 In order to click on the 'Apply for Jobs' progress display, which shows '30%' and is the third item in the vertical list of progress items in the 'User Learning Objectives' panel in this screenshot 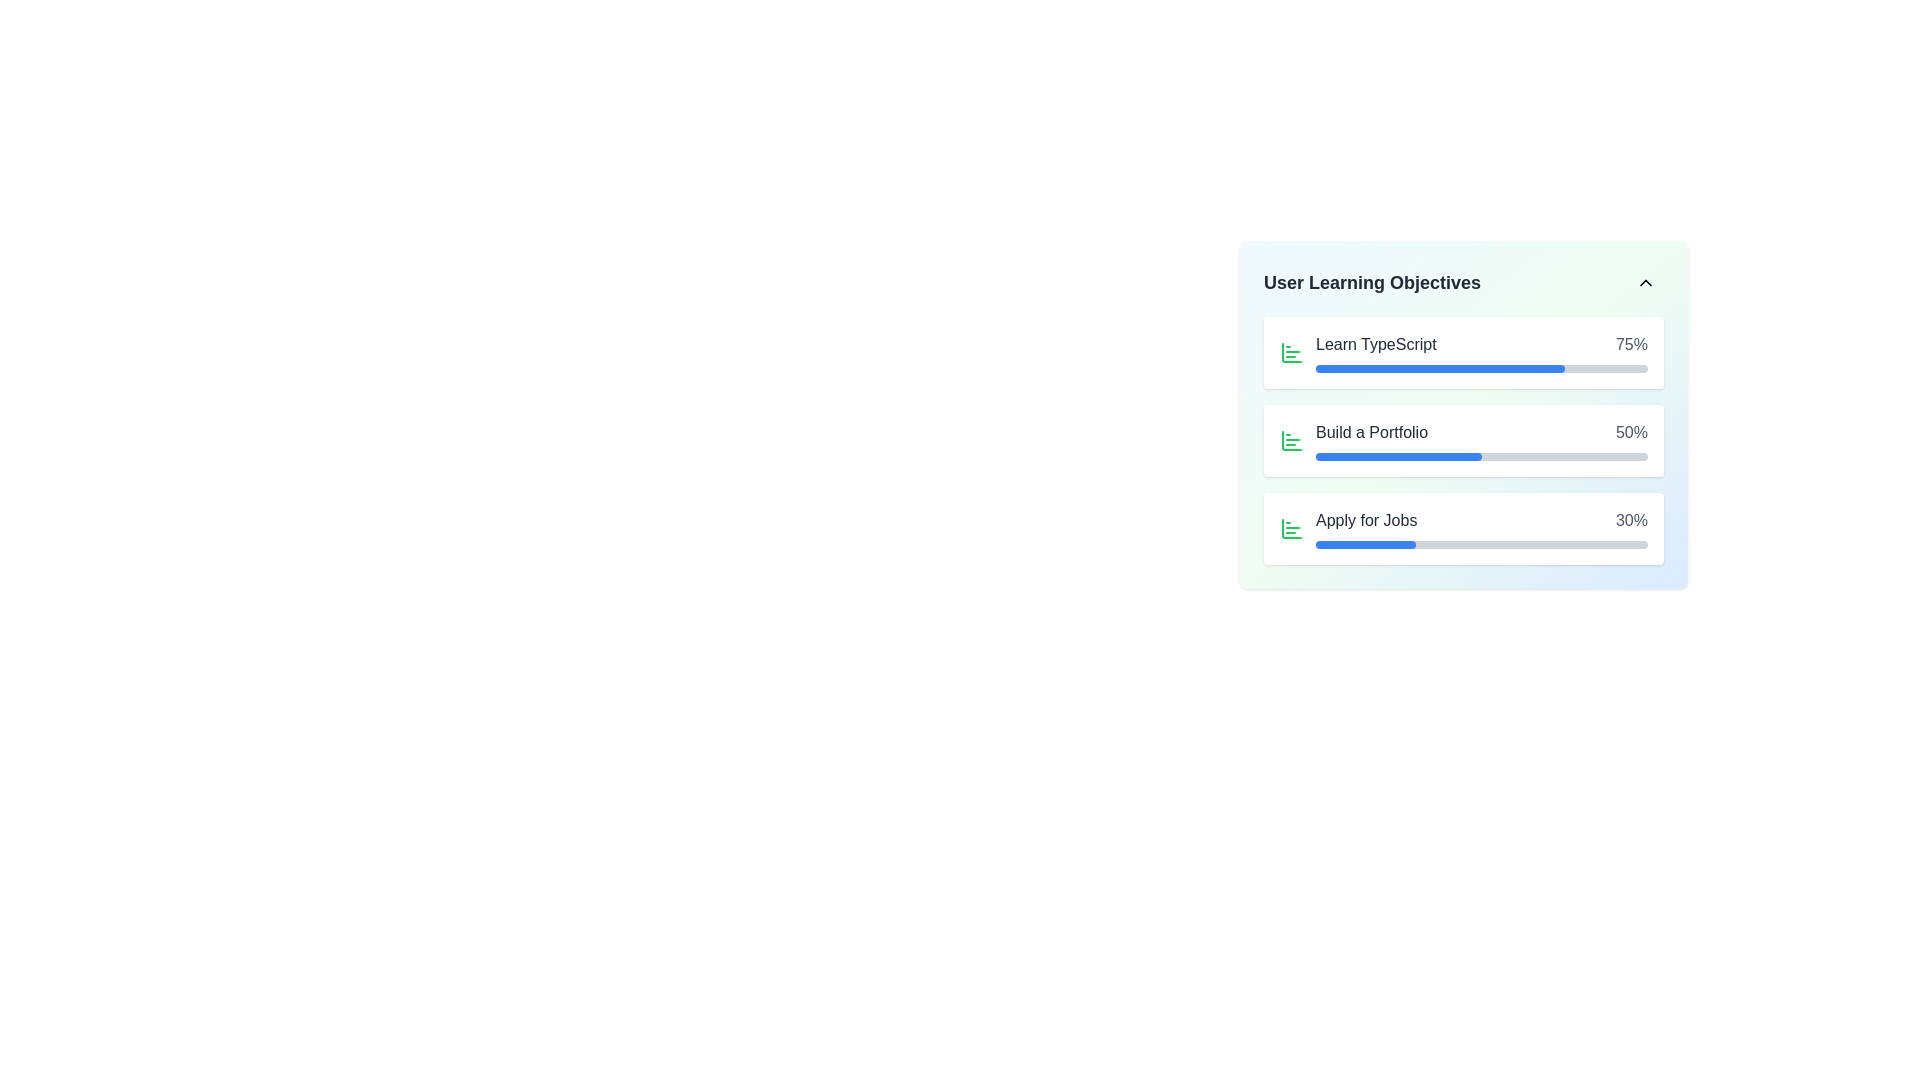, I will do `click(1482, 519)`.